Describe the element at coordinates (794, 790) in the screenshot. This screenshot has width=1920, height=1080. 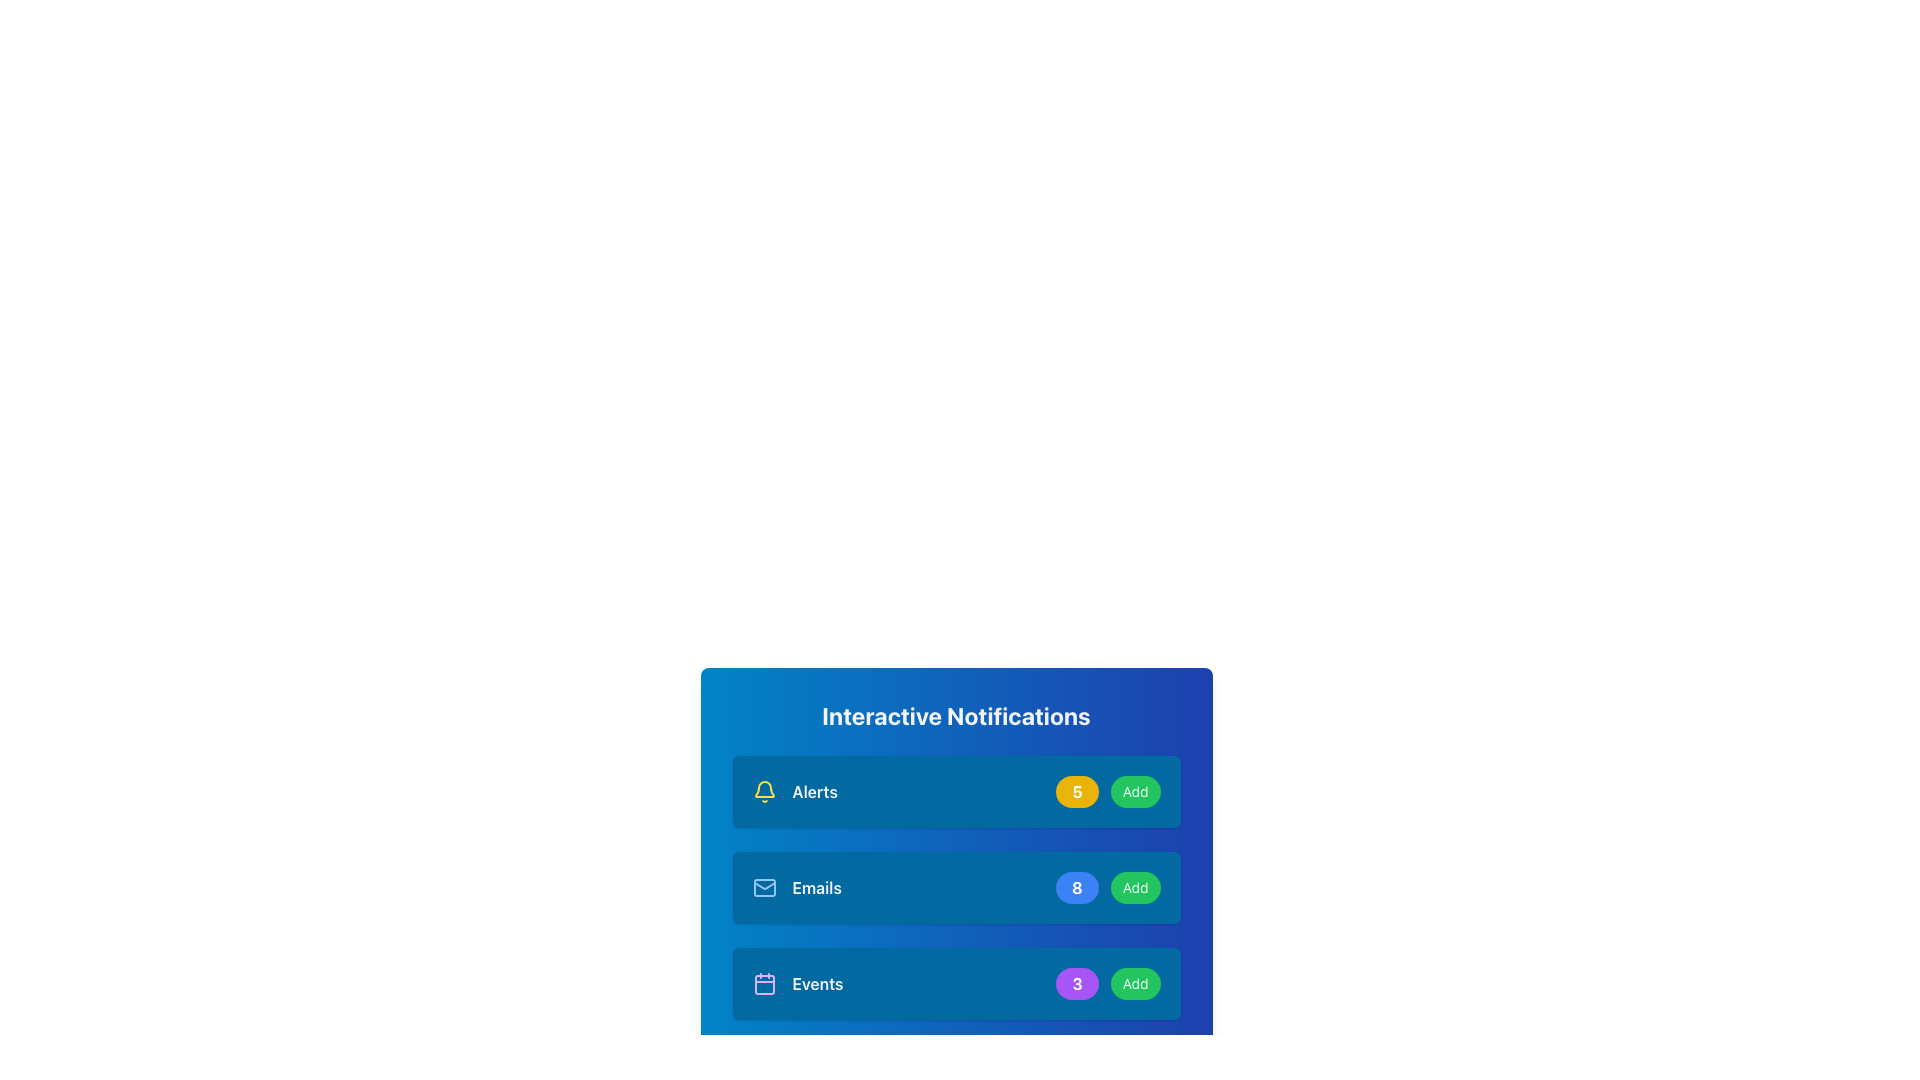
I see `the 'Alerts' label and icon pair, which is the first item in the notification panel and serves as a category title` at that location.